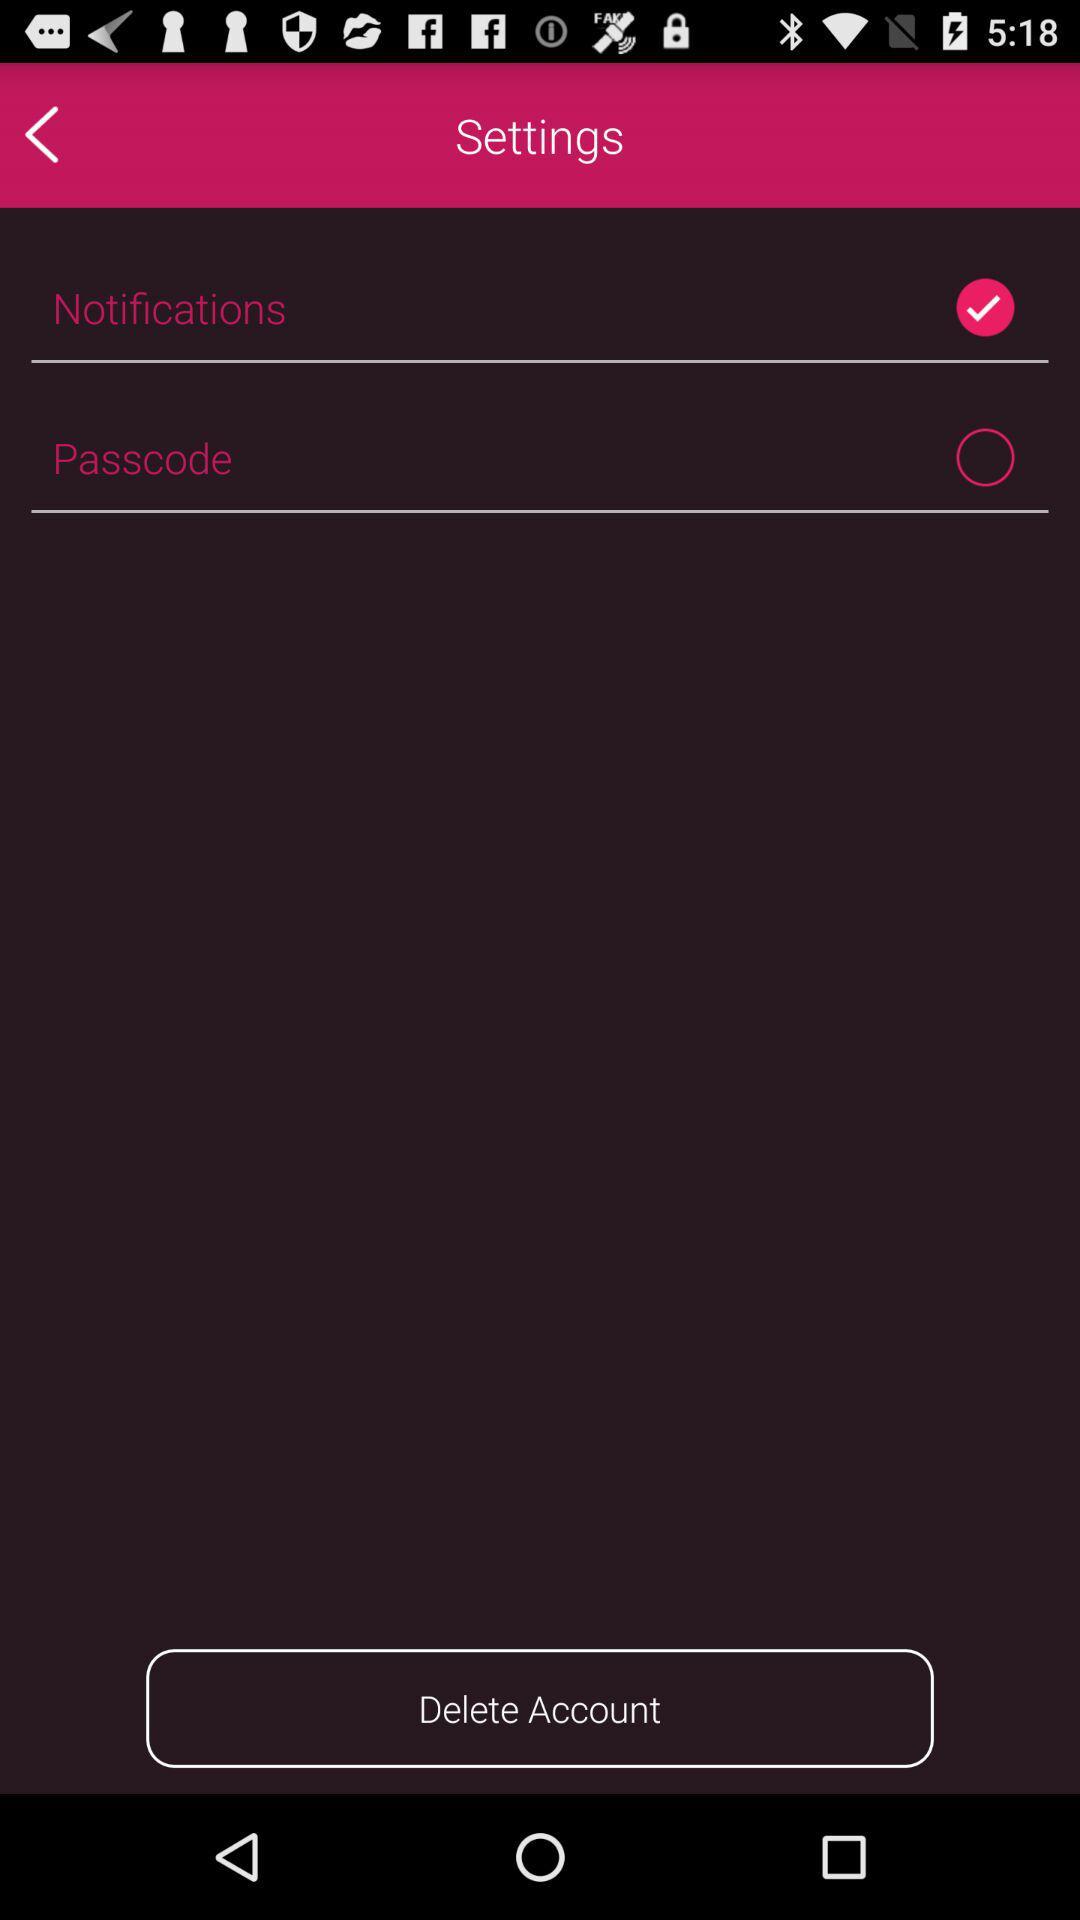 The height and width of the screenshot is (1920, 1080). What do you see at coordinates (83, 133) in the screenshot?
I see `the item above the notifications app` at bounding box center [83, 133].